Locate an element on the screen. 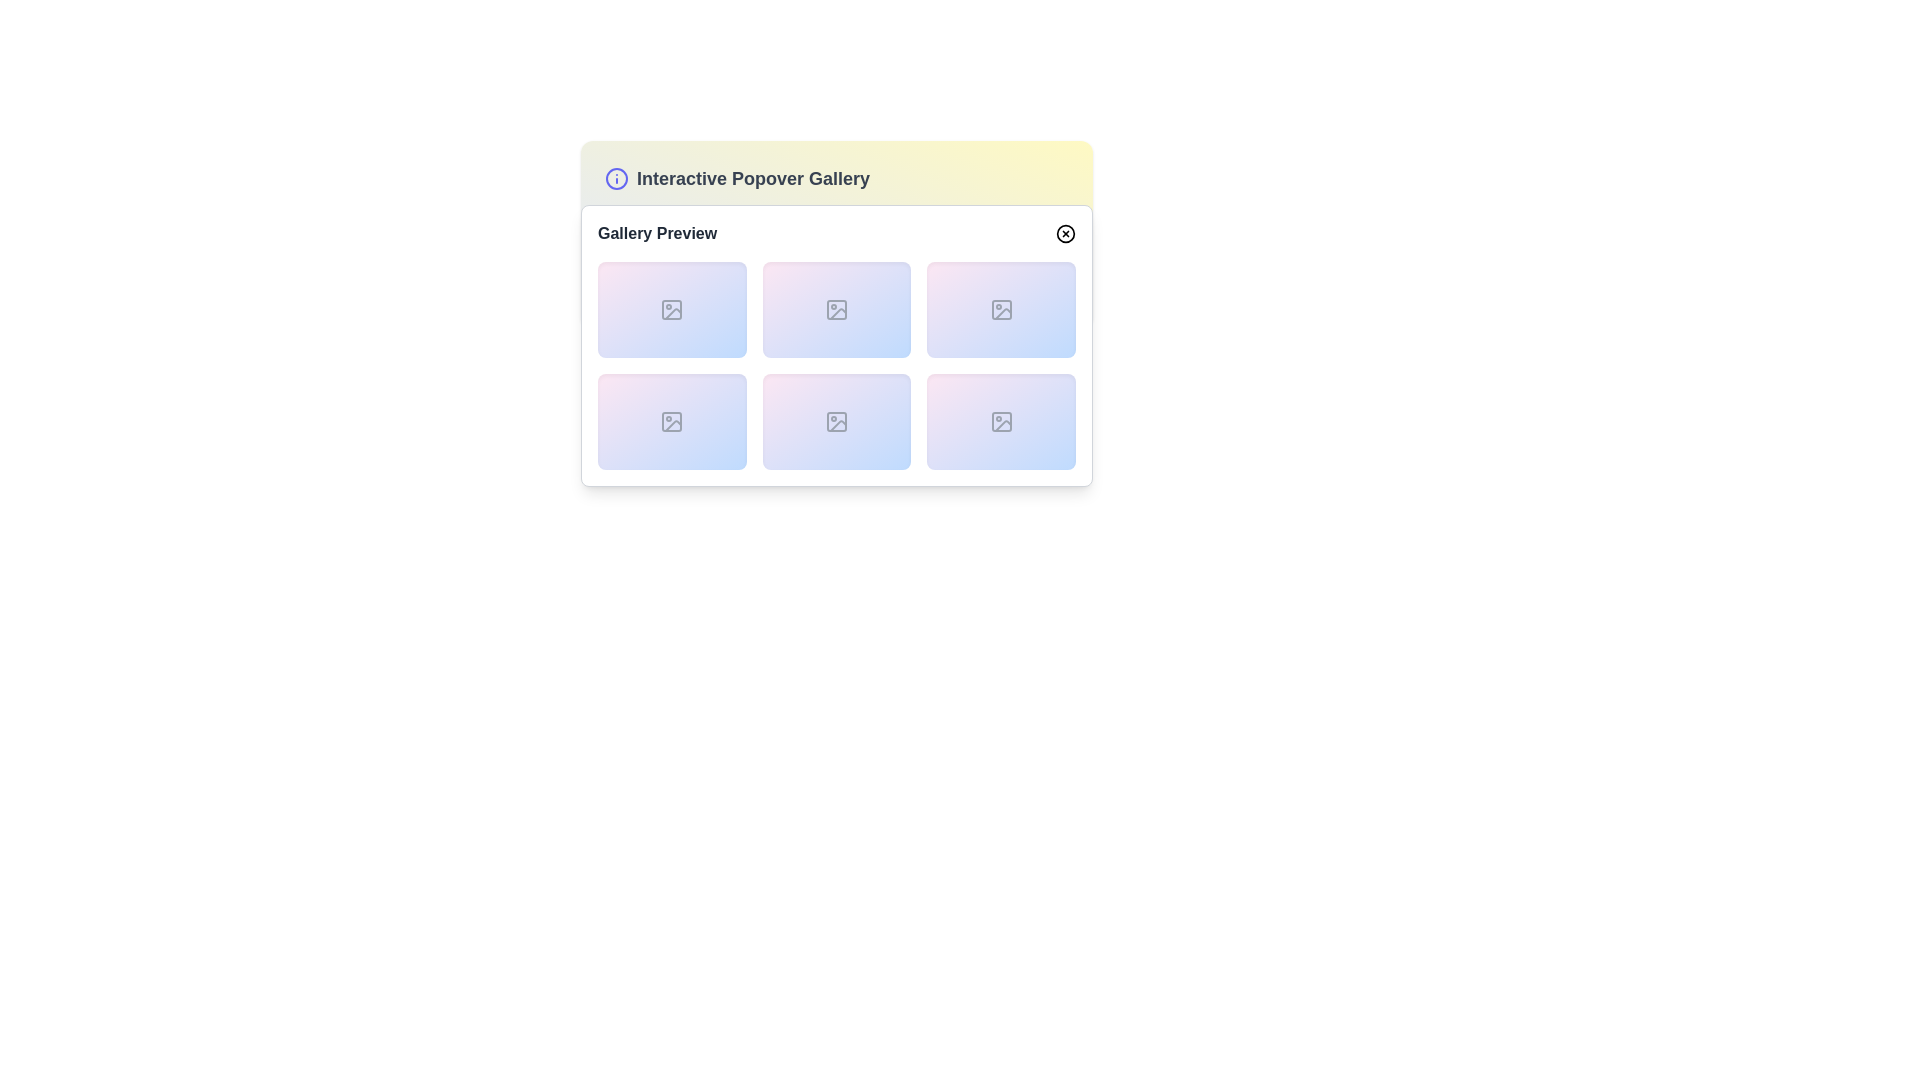 Image resolution: width=1920 pixels, height=1080 pixels. the circular indigo info icon located at the top-left corner of the 'Interactive Popover Gallery' section is located at coordinates (616, 177).